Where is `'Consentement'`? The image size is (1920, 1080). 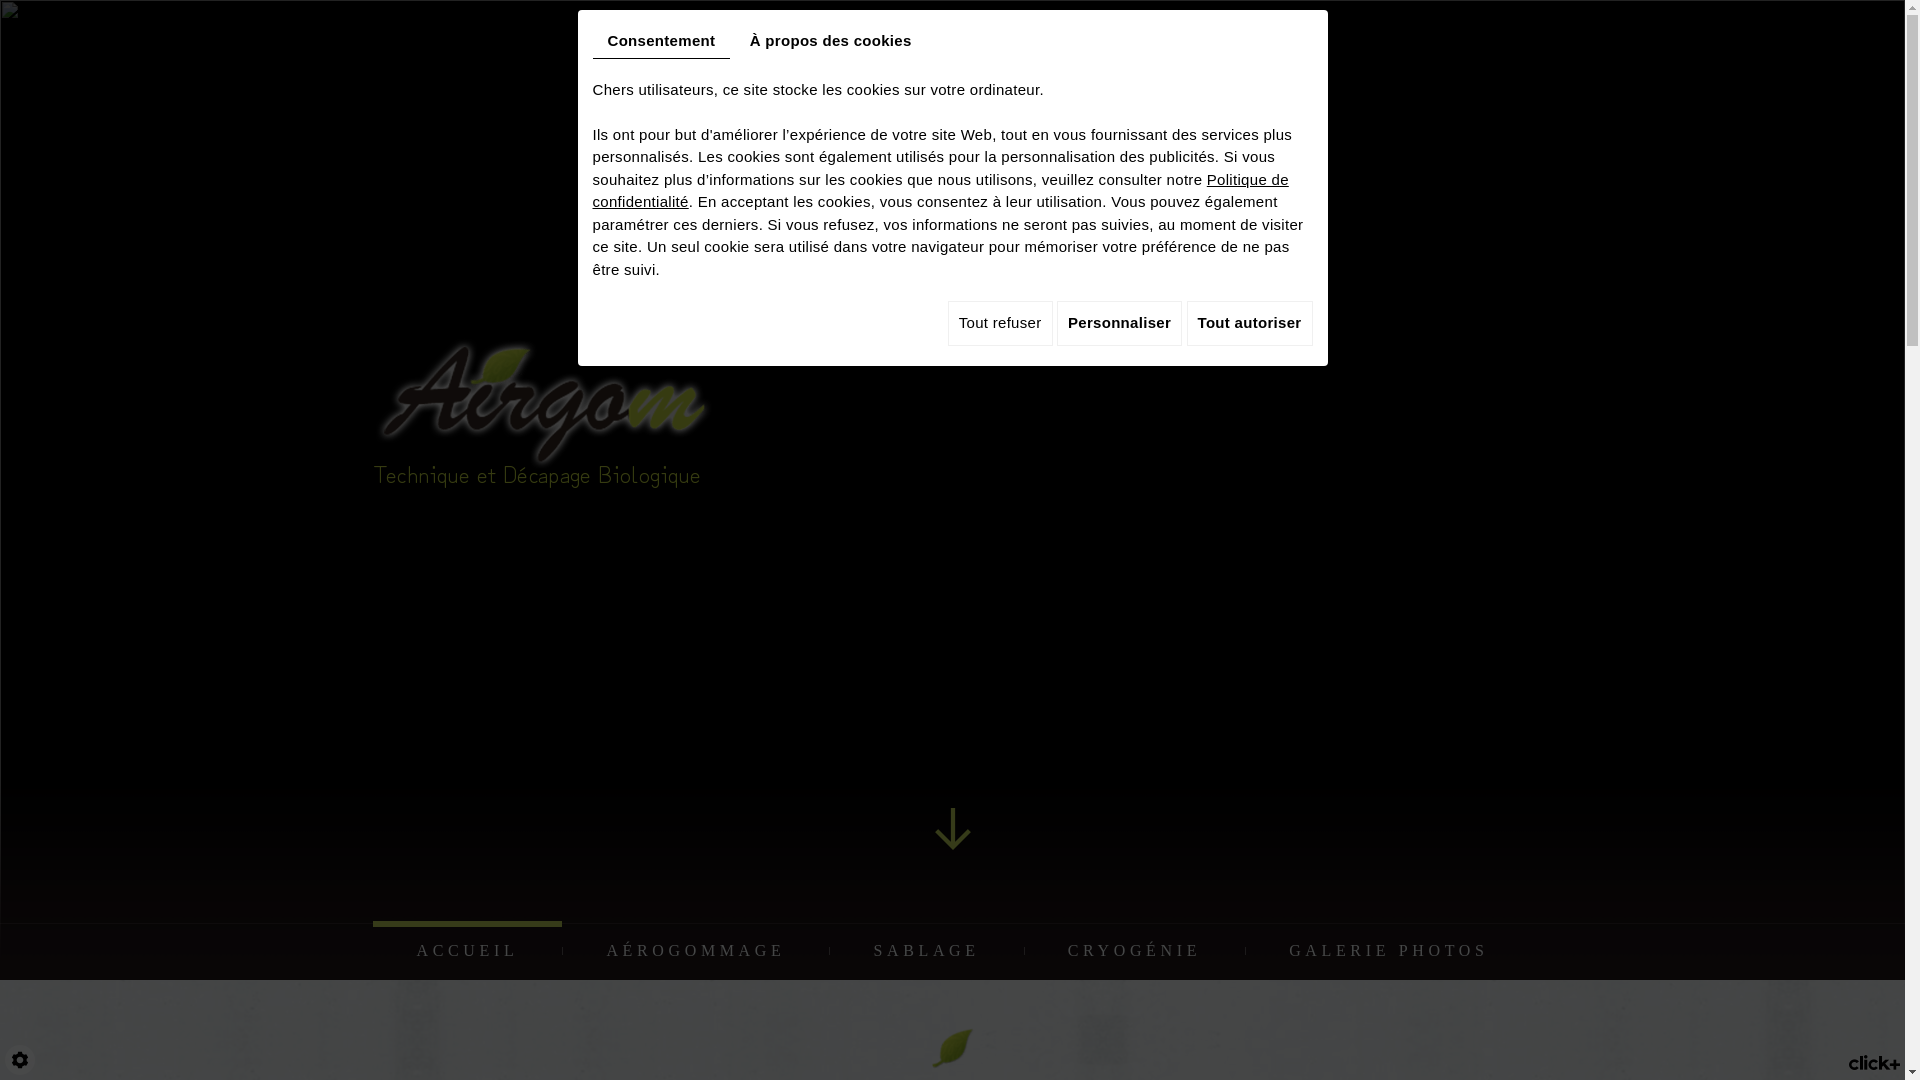 'Consentement' is located at coordinates (661, 42).